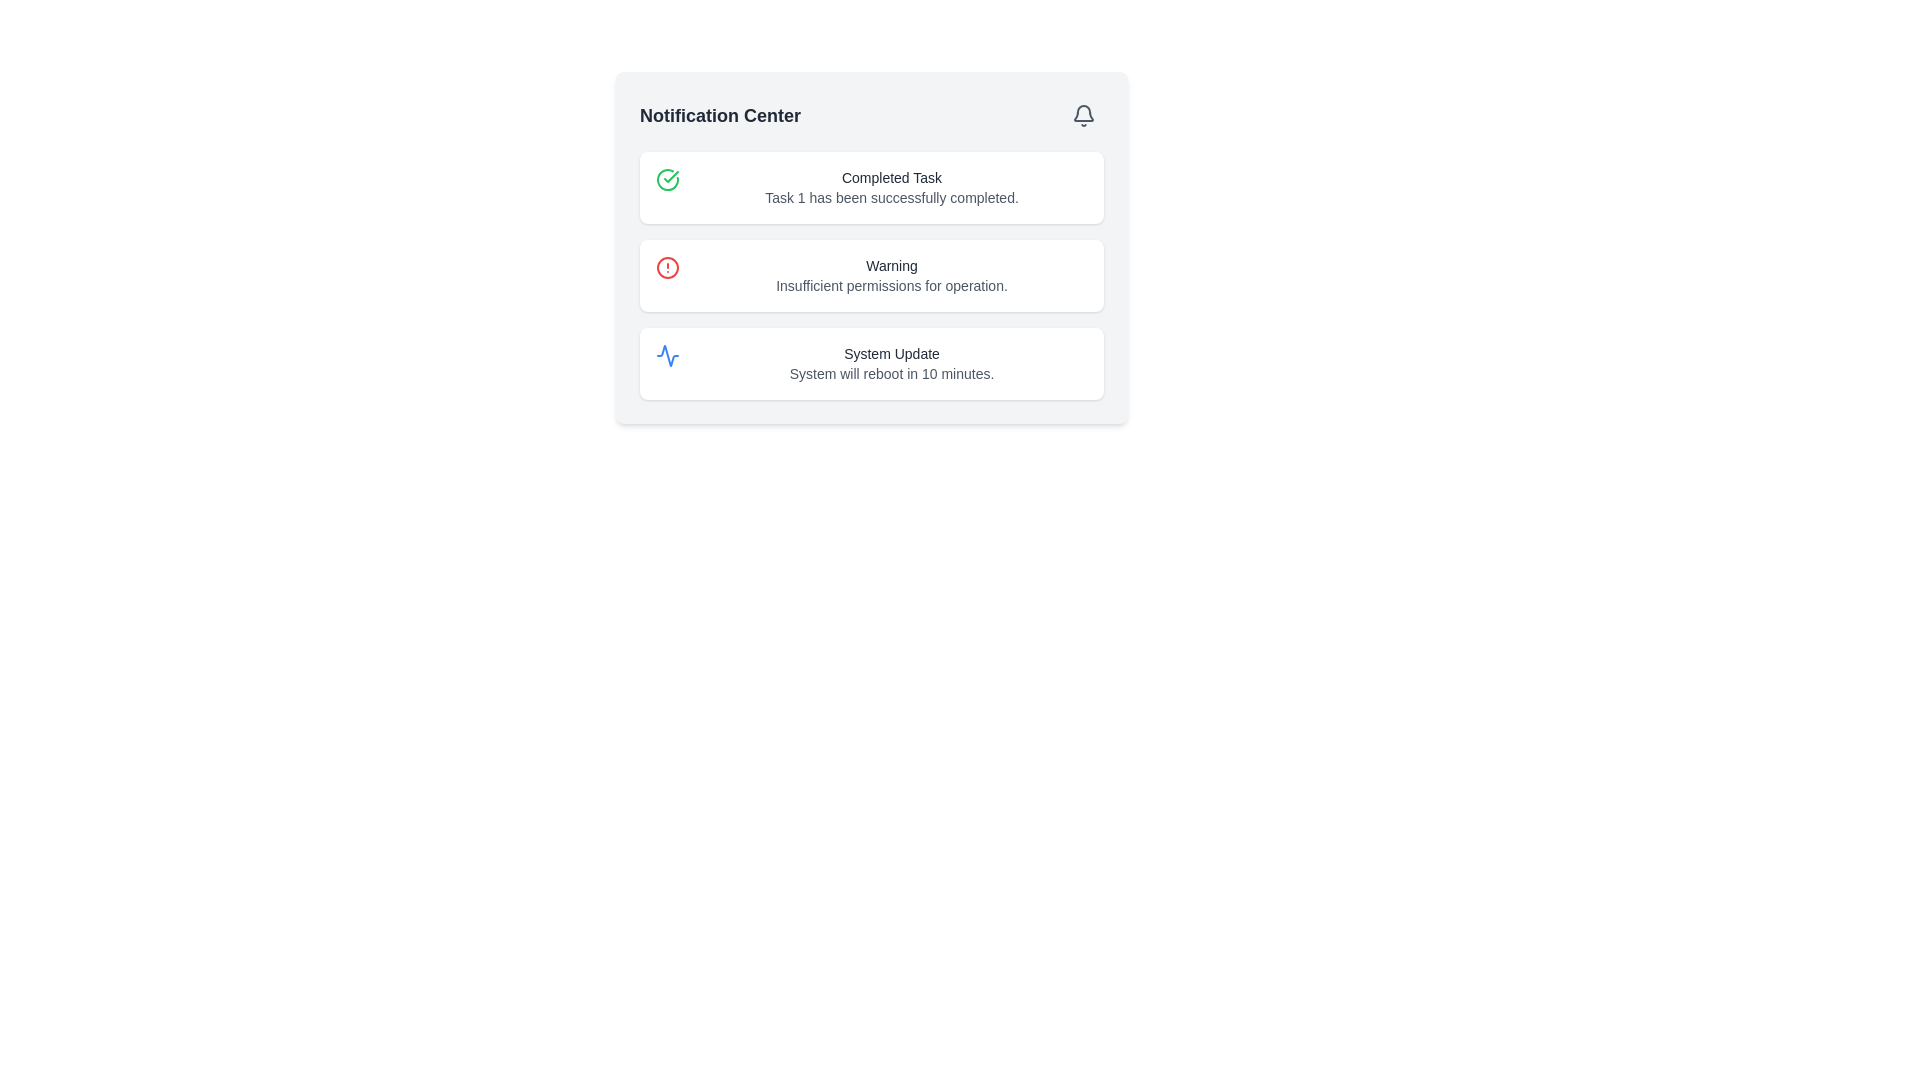 The height and width of the screenshot is (1080, 1920). What do you see at coordinates (667, 180) in the screenshot?
I see `the Status Indicator Icon located in the top-left corner of the 'Completed Task' notification card` at bounding box center [667, 180].